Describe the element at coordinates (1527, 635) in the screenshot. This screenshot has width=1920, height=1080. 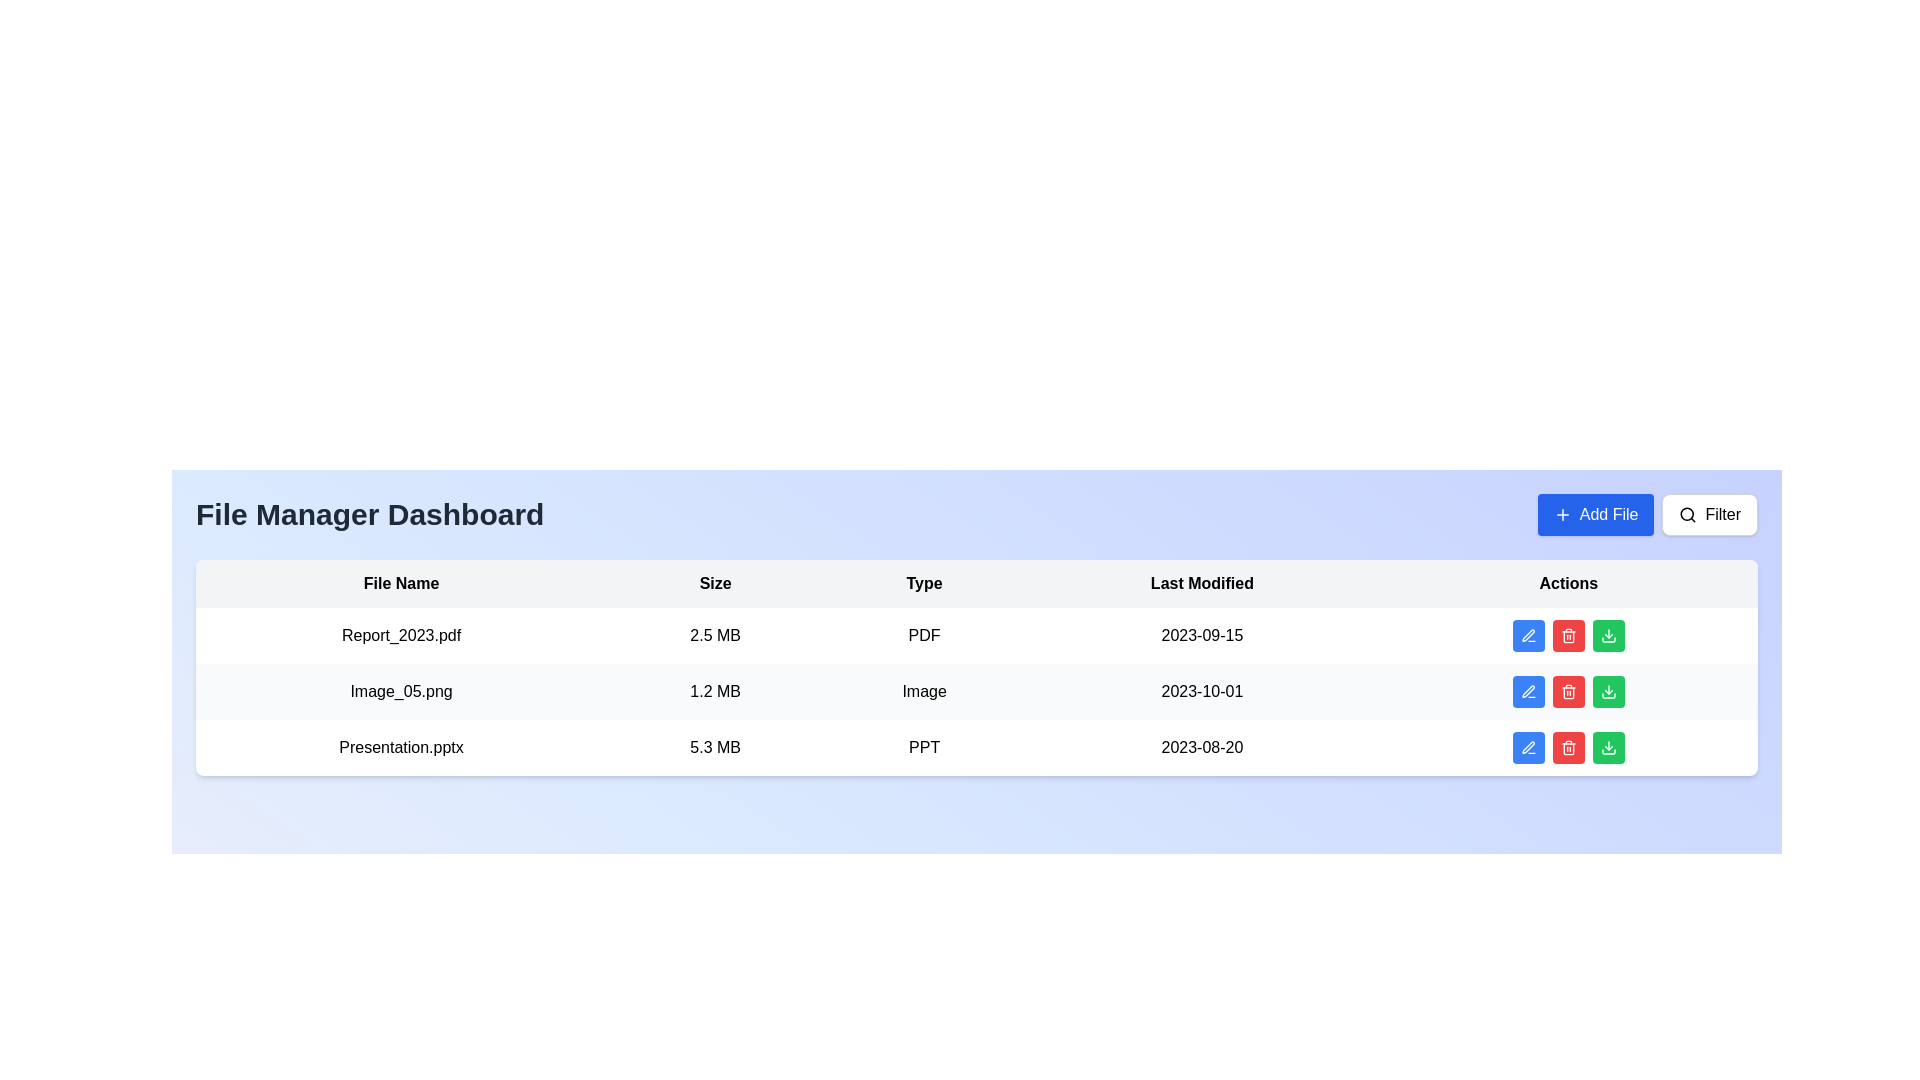
I see `the graphical action icon in the 'Actions' column of the second row corresponding to the file entry 'Image_05.png'` at that location.